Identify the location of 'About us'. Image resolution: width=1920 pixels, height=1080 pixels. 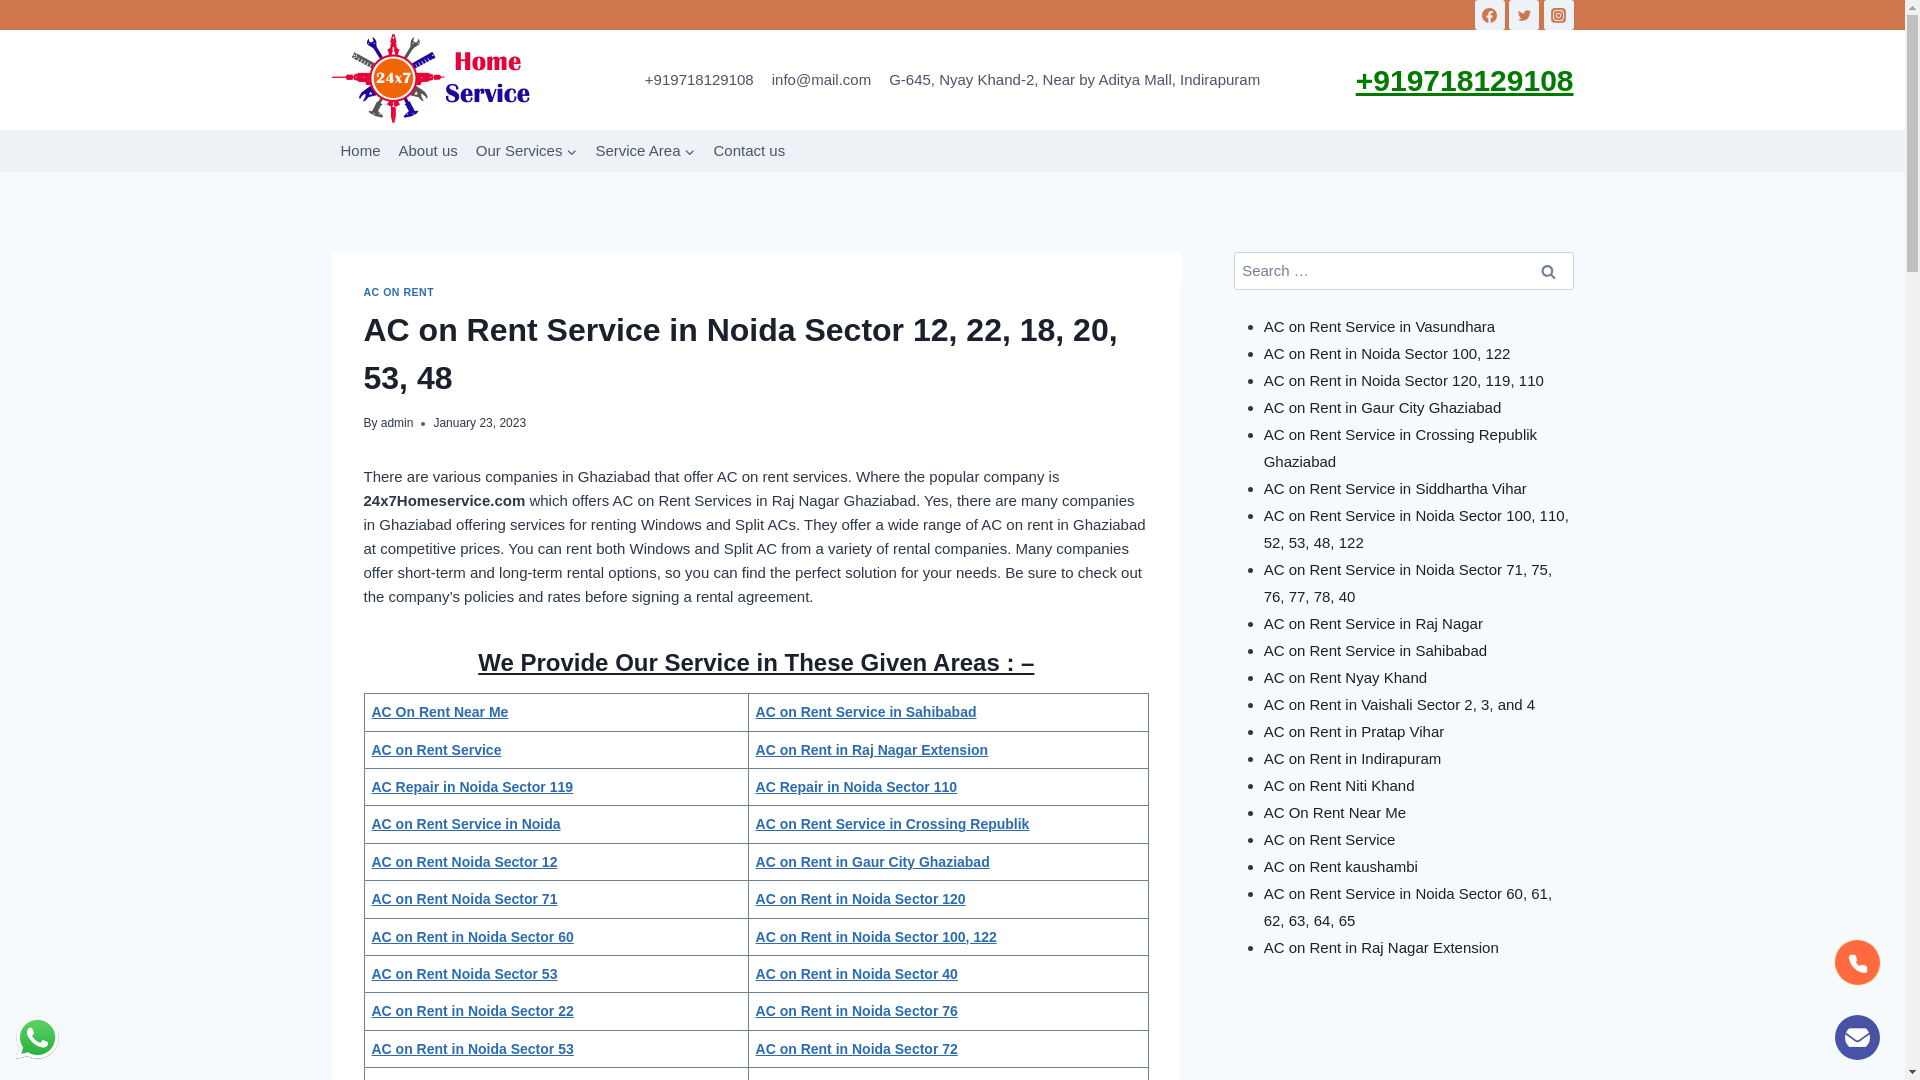
(427, 149).